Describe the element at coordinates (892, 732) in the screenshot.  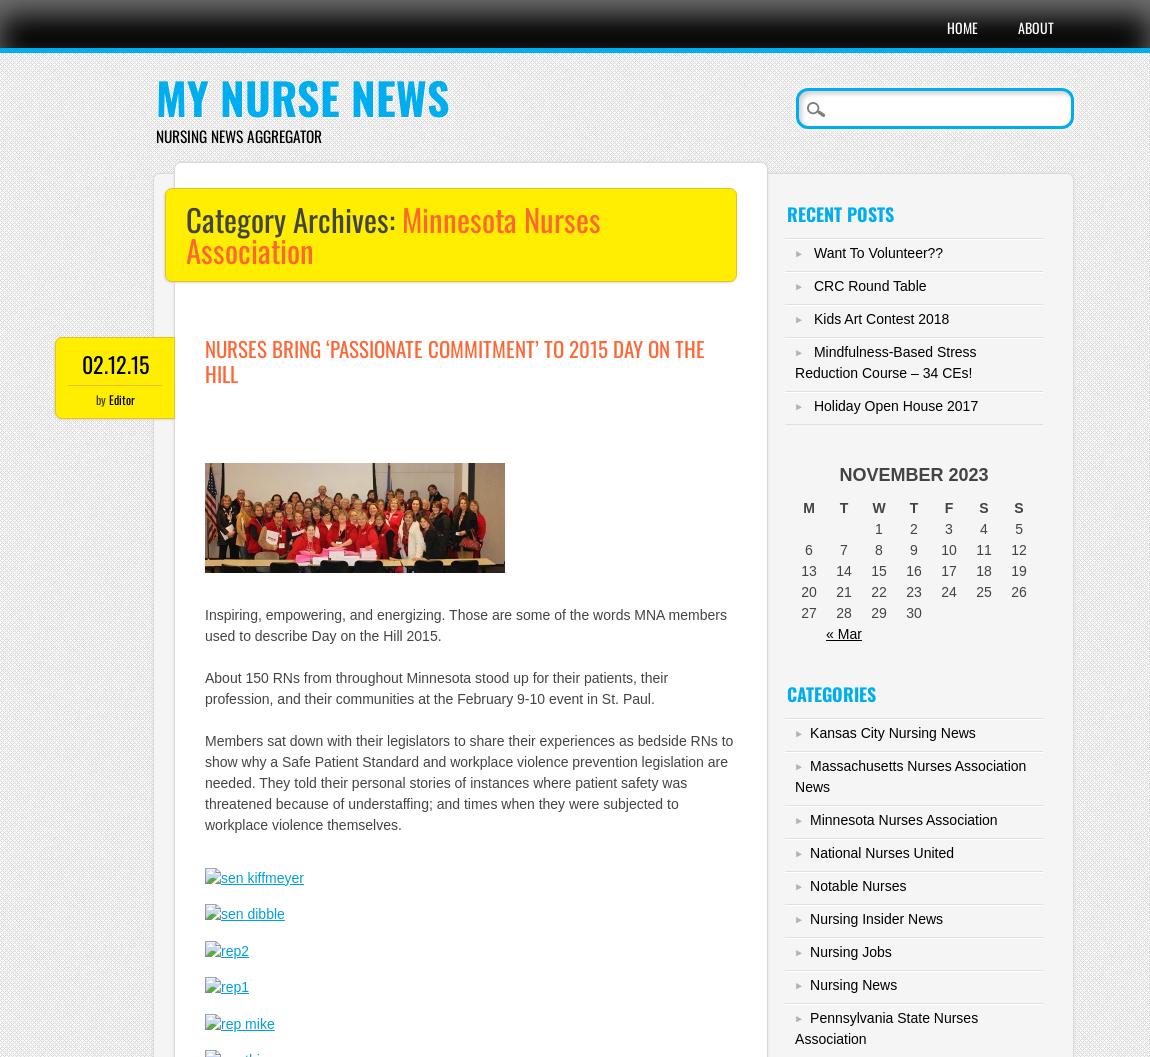
I see `'Kansas City Nursing News'` at that location.